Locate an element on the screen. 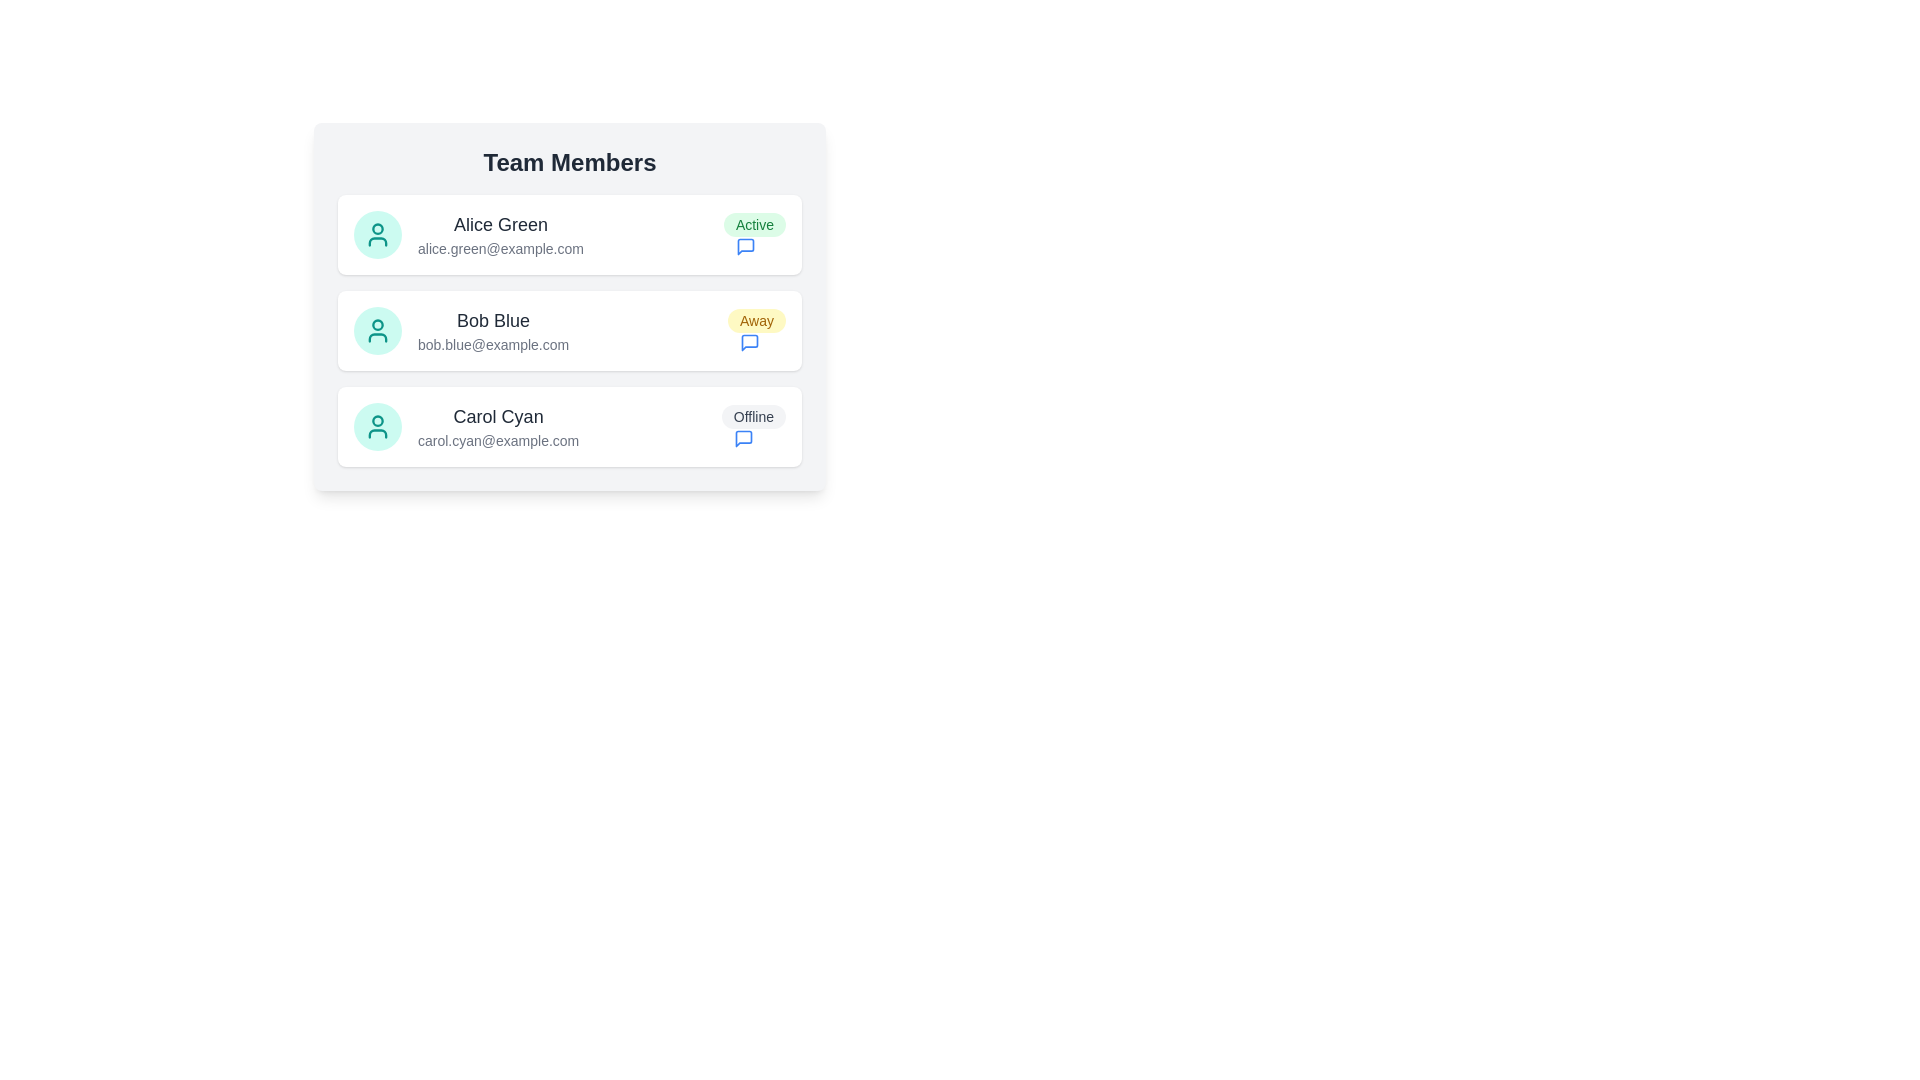 This screenshot has height=1080, width=1920. or copy the text label displaying the email address 'alice.green@example.com' located below the name 'Alice Green' in the team member list is located at coordinates (500, 248).